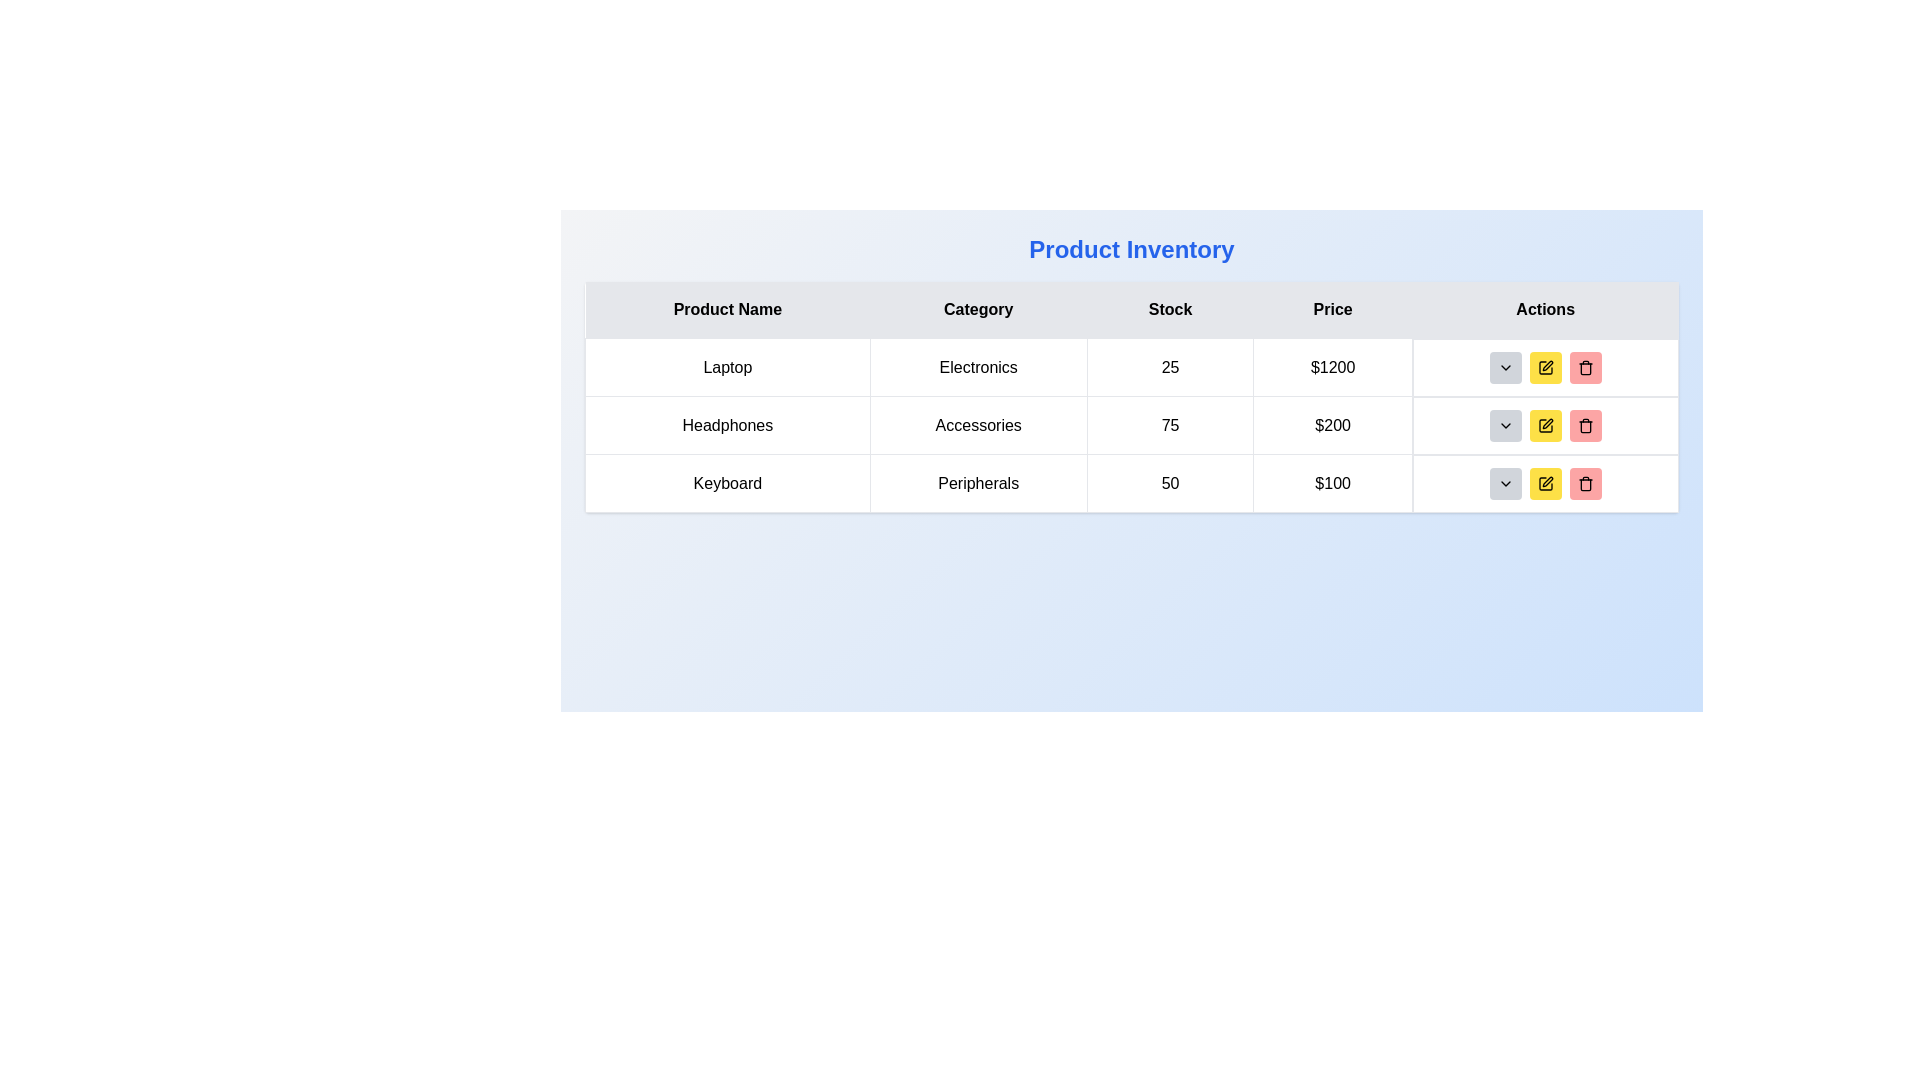 The height and width of the screenshot is (1080, 1920). I want to click on the edit icon button located in the Actions column of the third row of the data table, so click(1546, 481).